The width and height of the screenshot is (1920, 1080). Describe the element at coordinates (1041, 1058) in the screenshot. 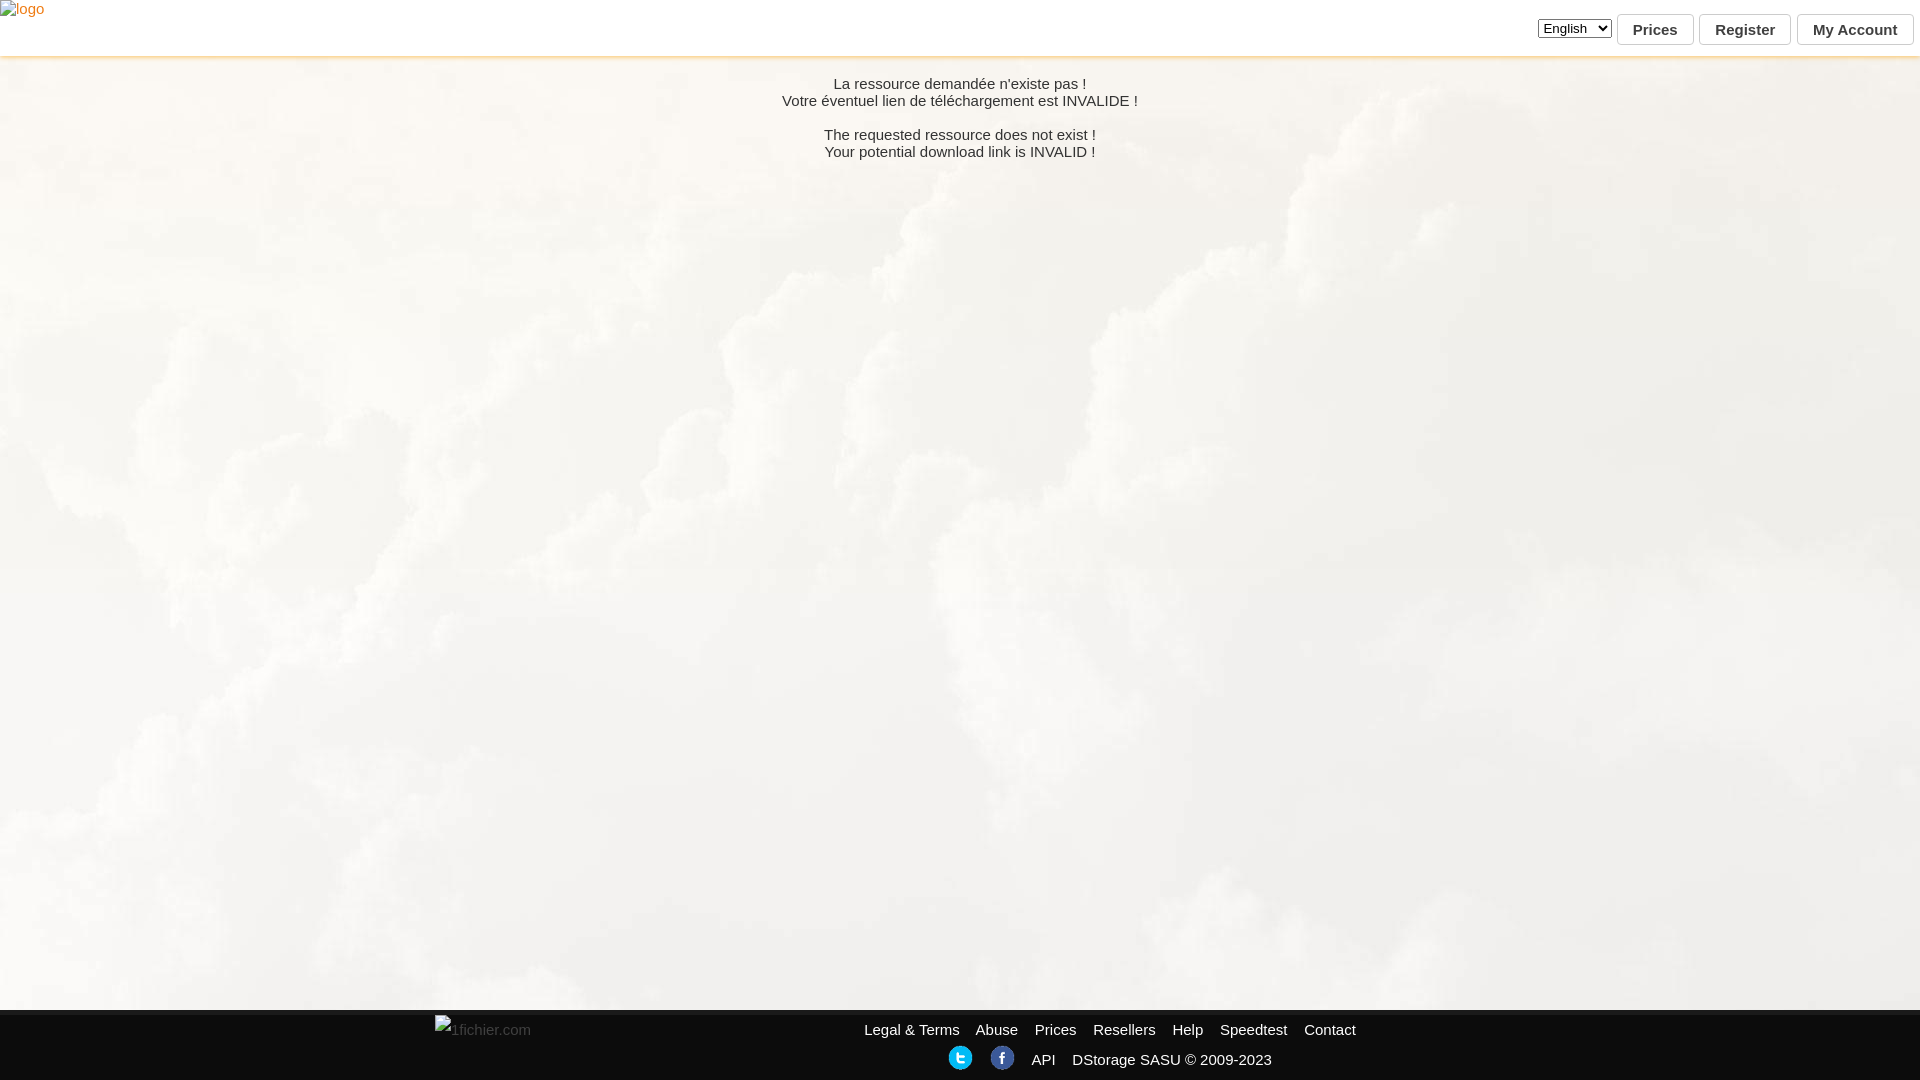

I see `'API'` at that location.